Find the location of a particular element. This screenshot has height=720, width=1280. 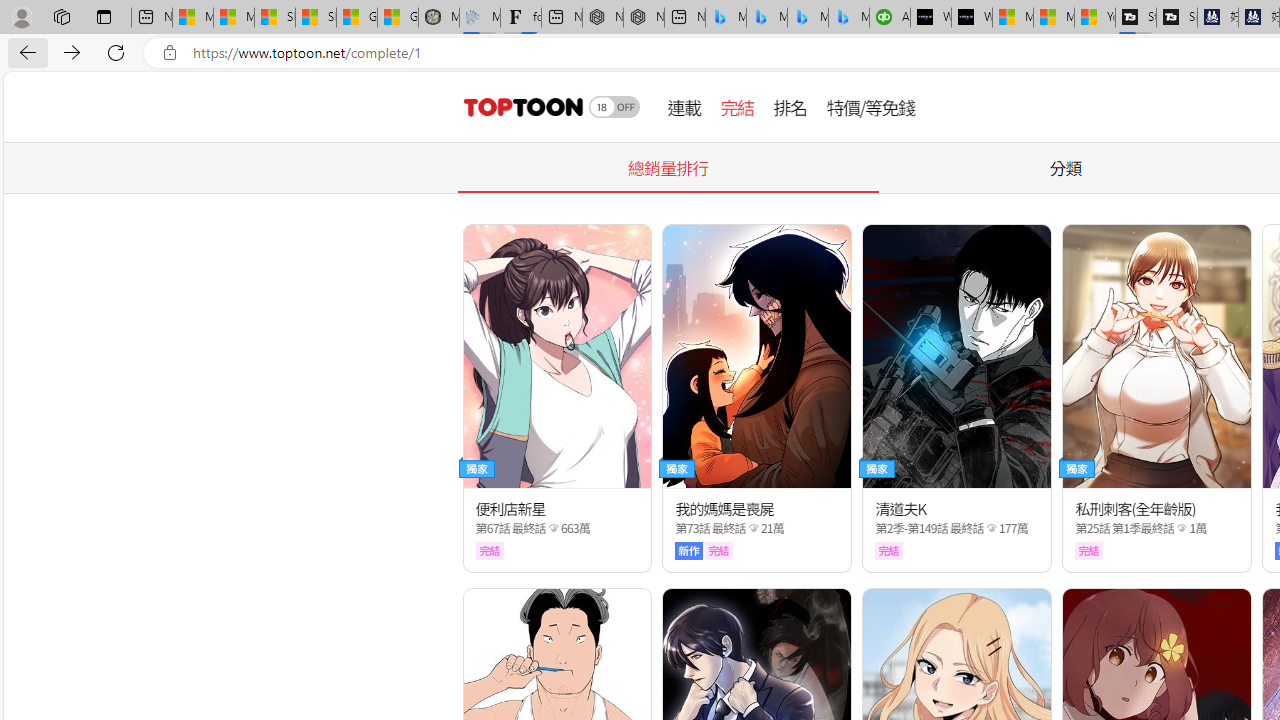

'Gilma and Hector both pose tropical trouble for Hawaii' is located at coordinates (398, 17).